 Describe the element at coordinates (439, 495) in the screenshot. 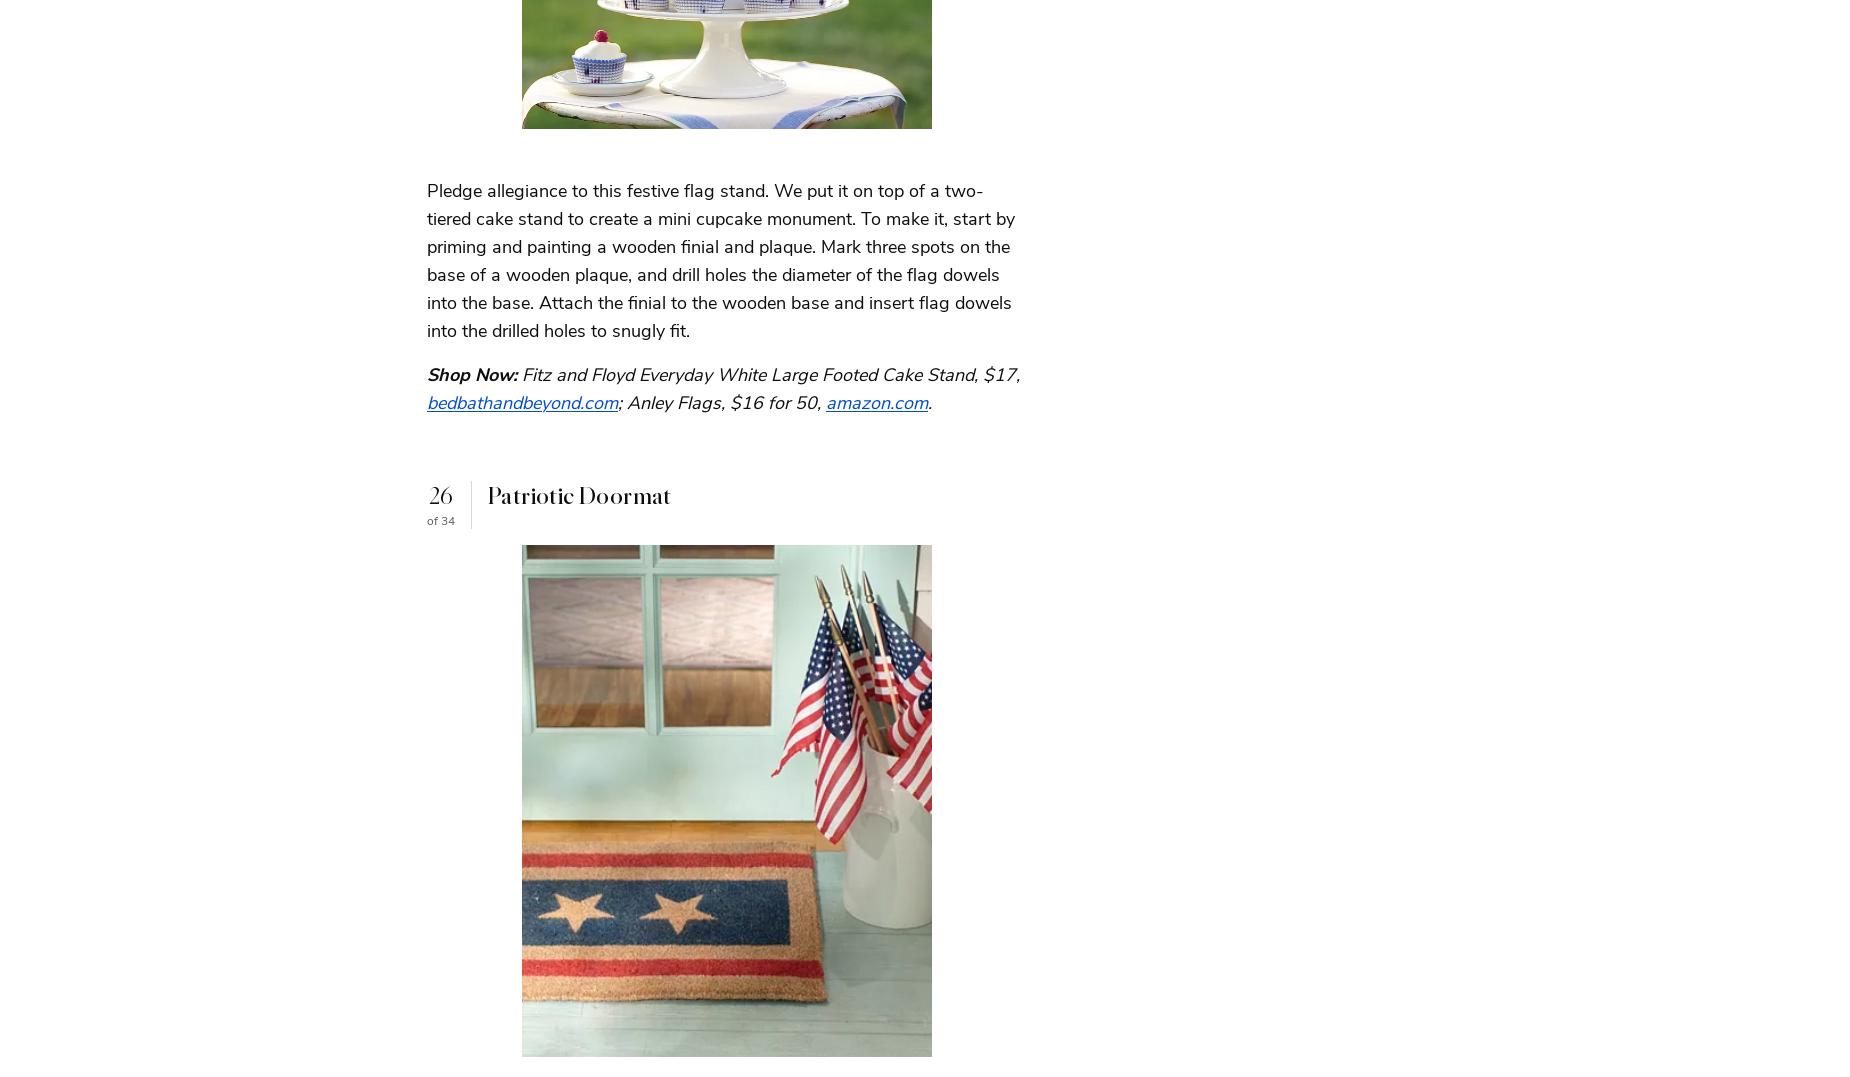

I see `'26'` at that location.